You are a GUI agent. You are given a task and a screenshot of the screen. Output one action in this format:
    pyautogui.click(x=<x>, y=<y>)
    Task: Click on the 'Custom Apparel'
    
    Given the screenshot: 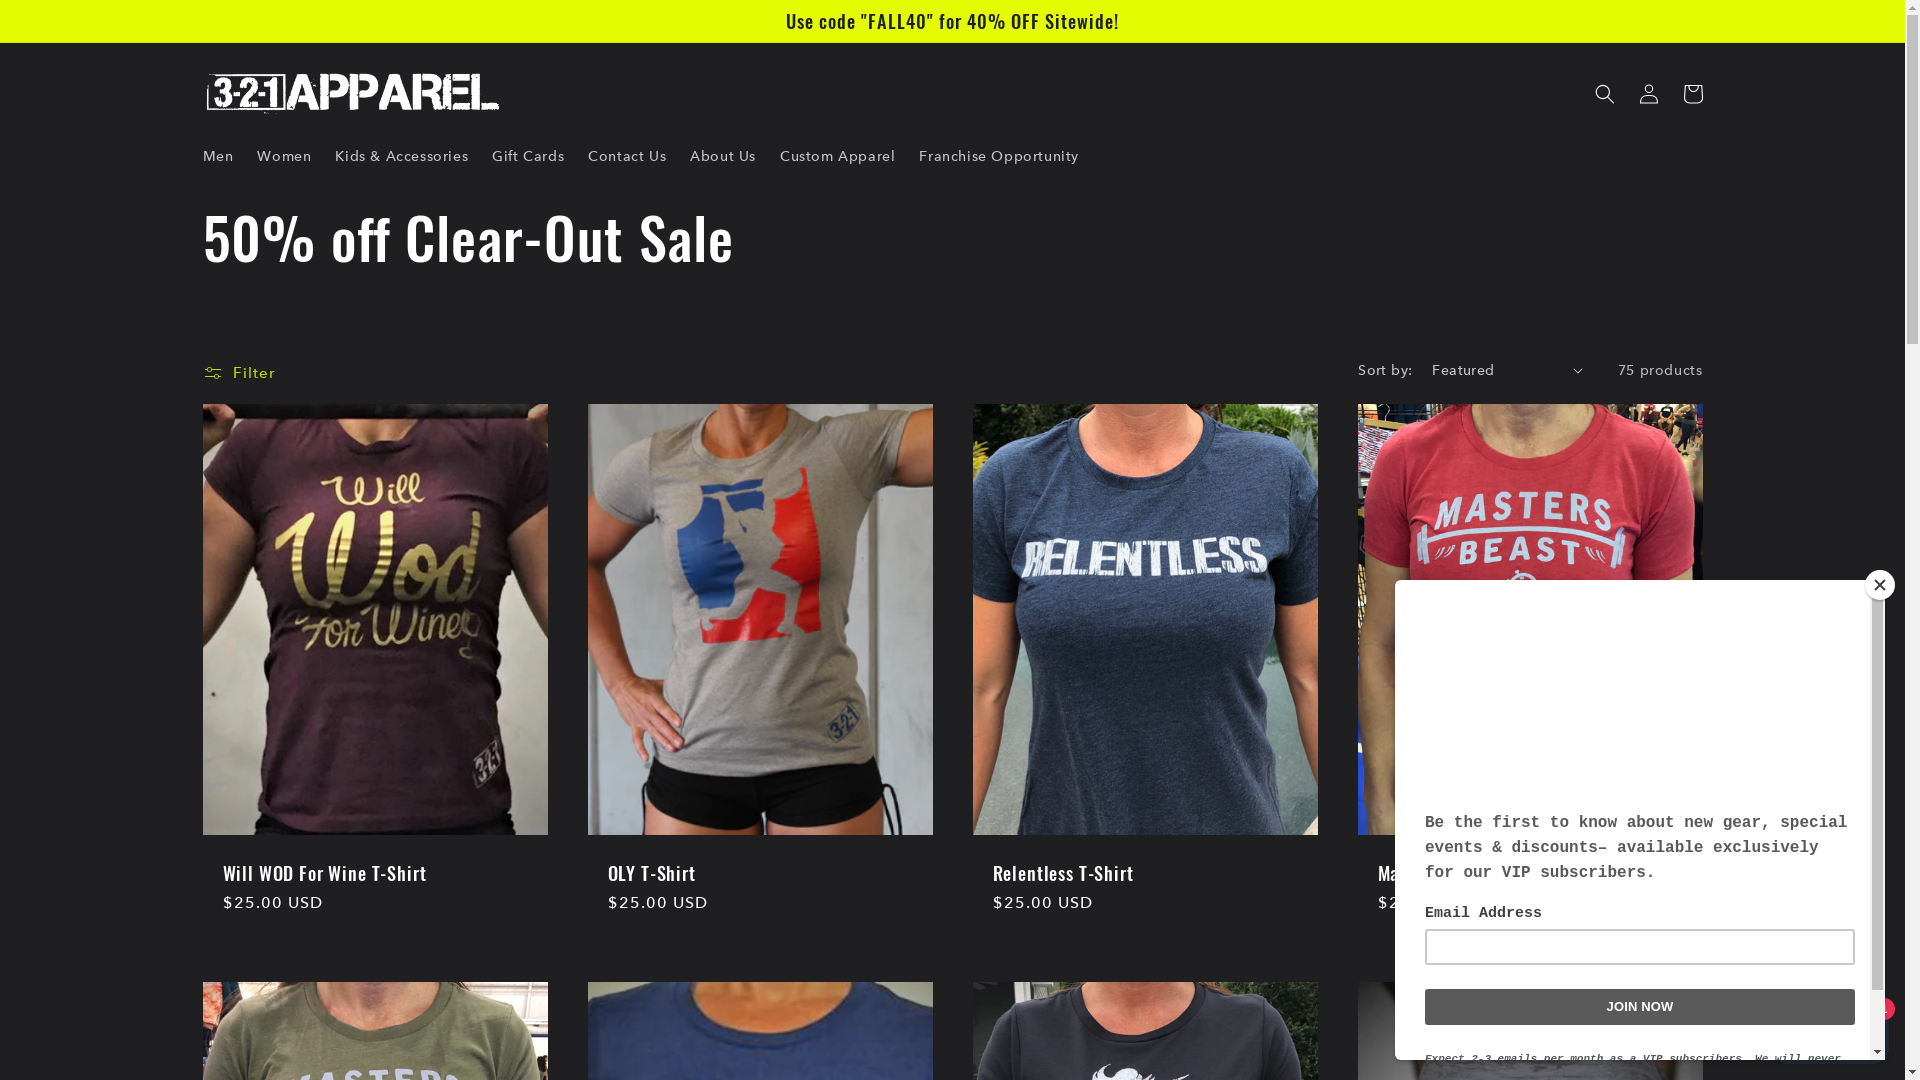 What is the action you would take?
    pyautogui.click(x=837, y=154)
    